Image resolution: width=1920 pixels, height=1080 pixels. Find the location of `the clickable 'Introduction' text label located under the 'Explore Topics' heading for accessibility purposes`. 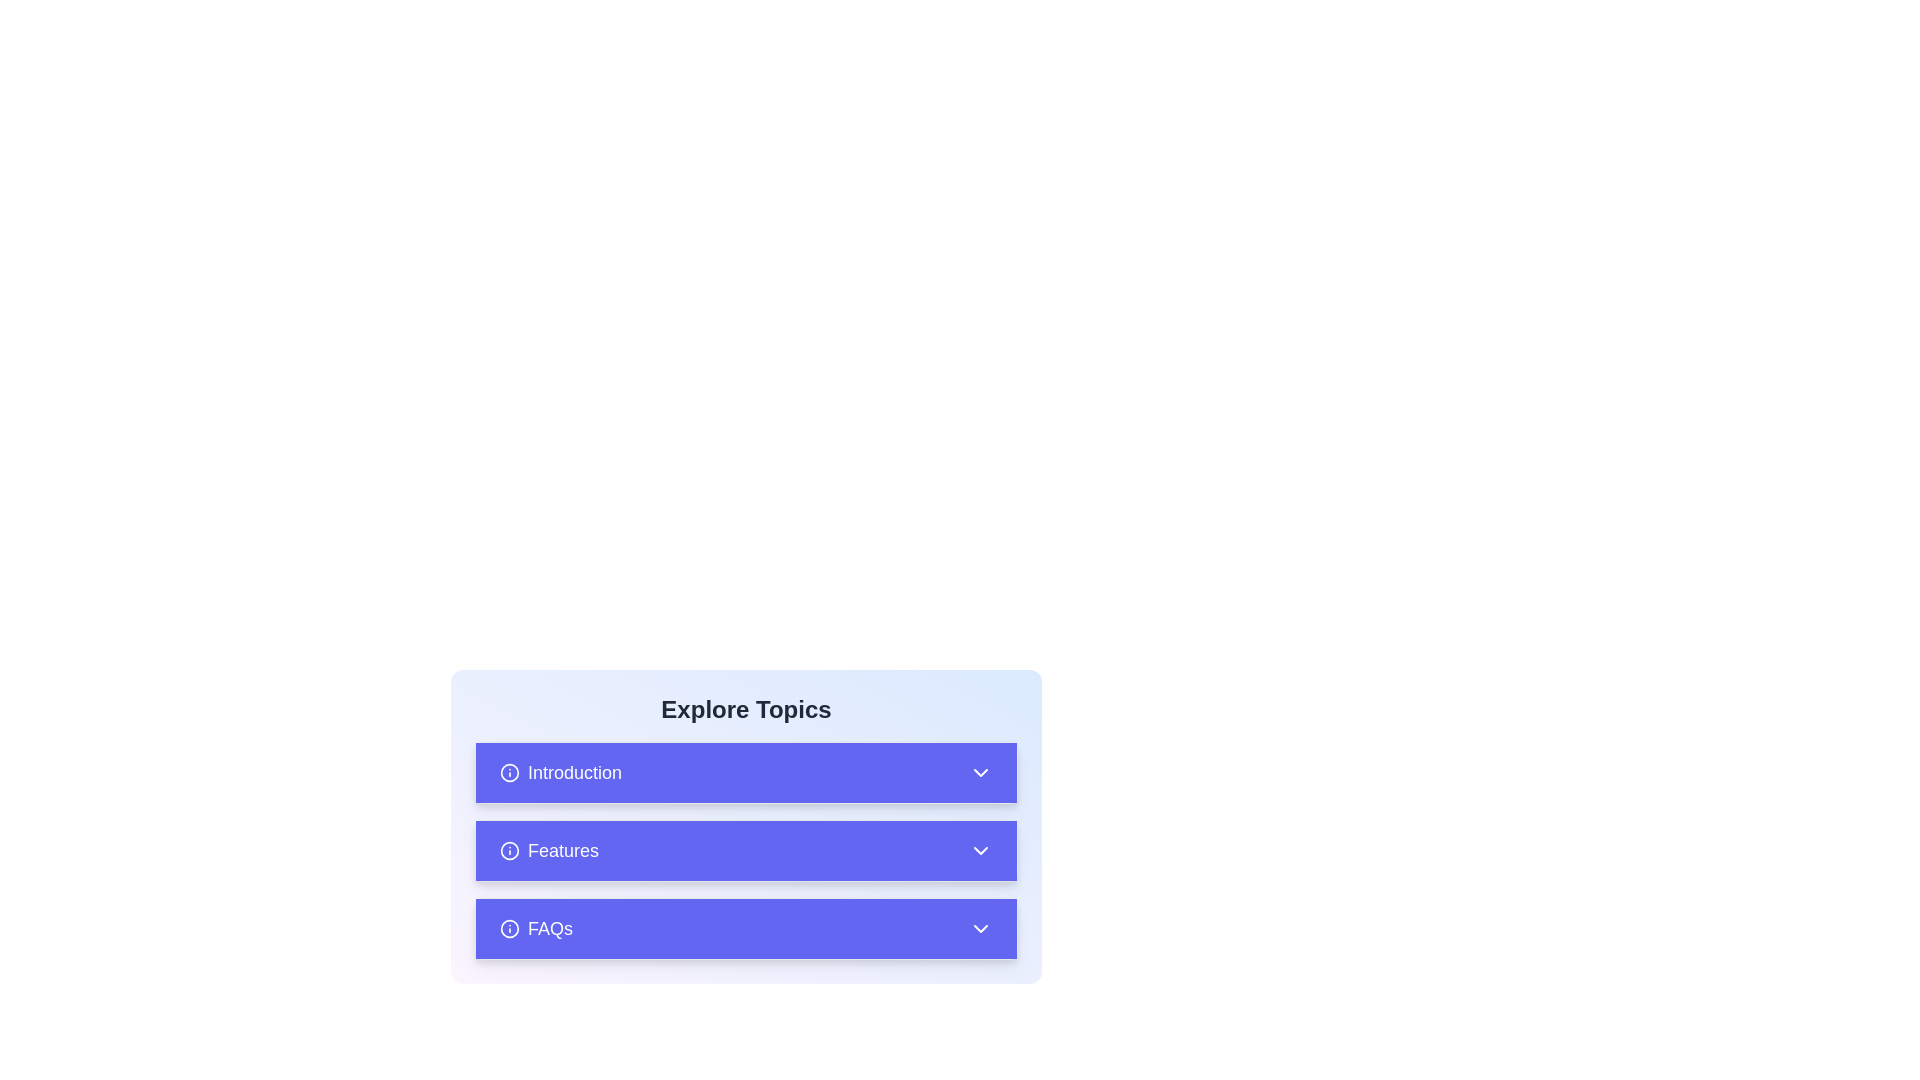

the clickable 'Introduction' text label located under the 'Explore Topics' heading for accessibility purposes is located at coordinates (574, 771).